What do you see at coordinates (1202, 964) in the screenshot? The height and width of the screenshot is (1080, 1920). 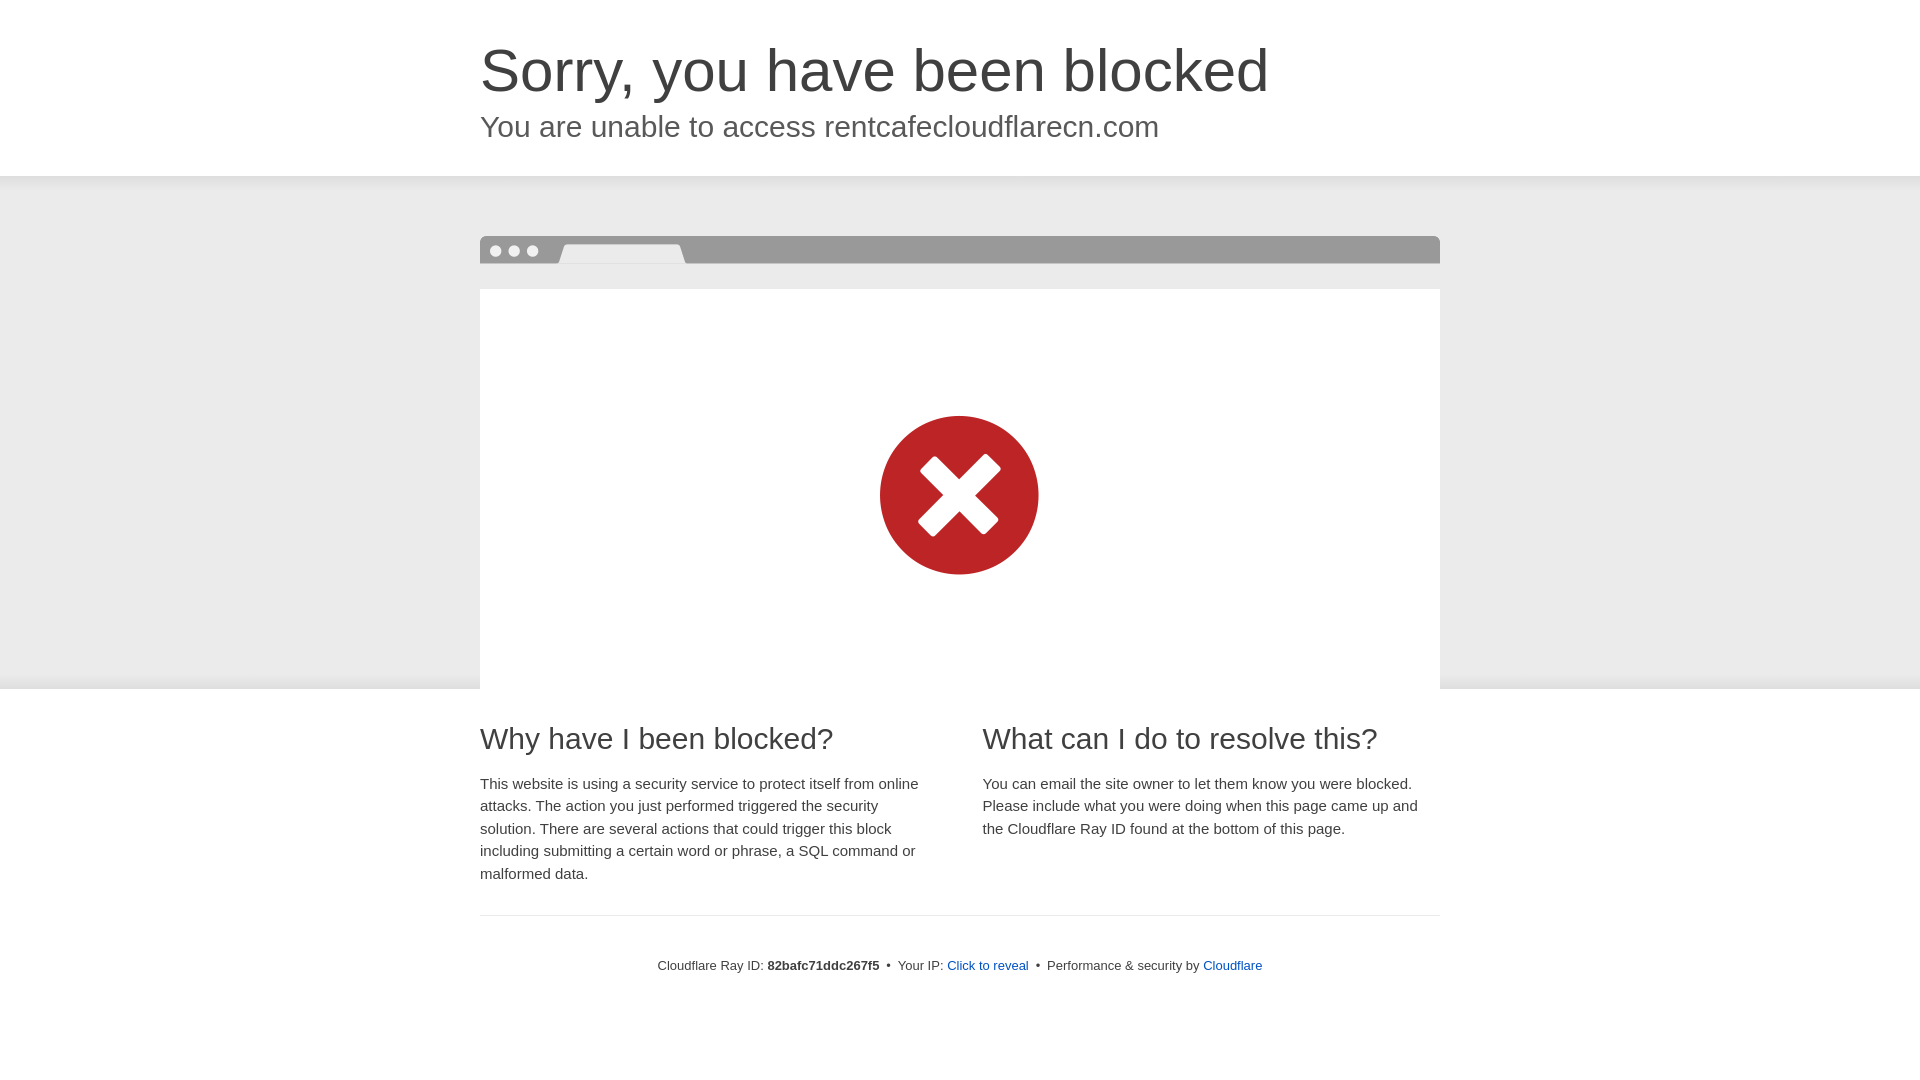 I see `'Cloudflare'` at bounding box center [1202, 964].